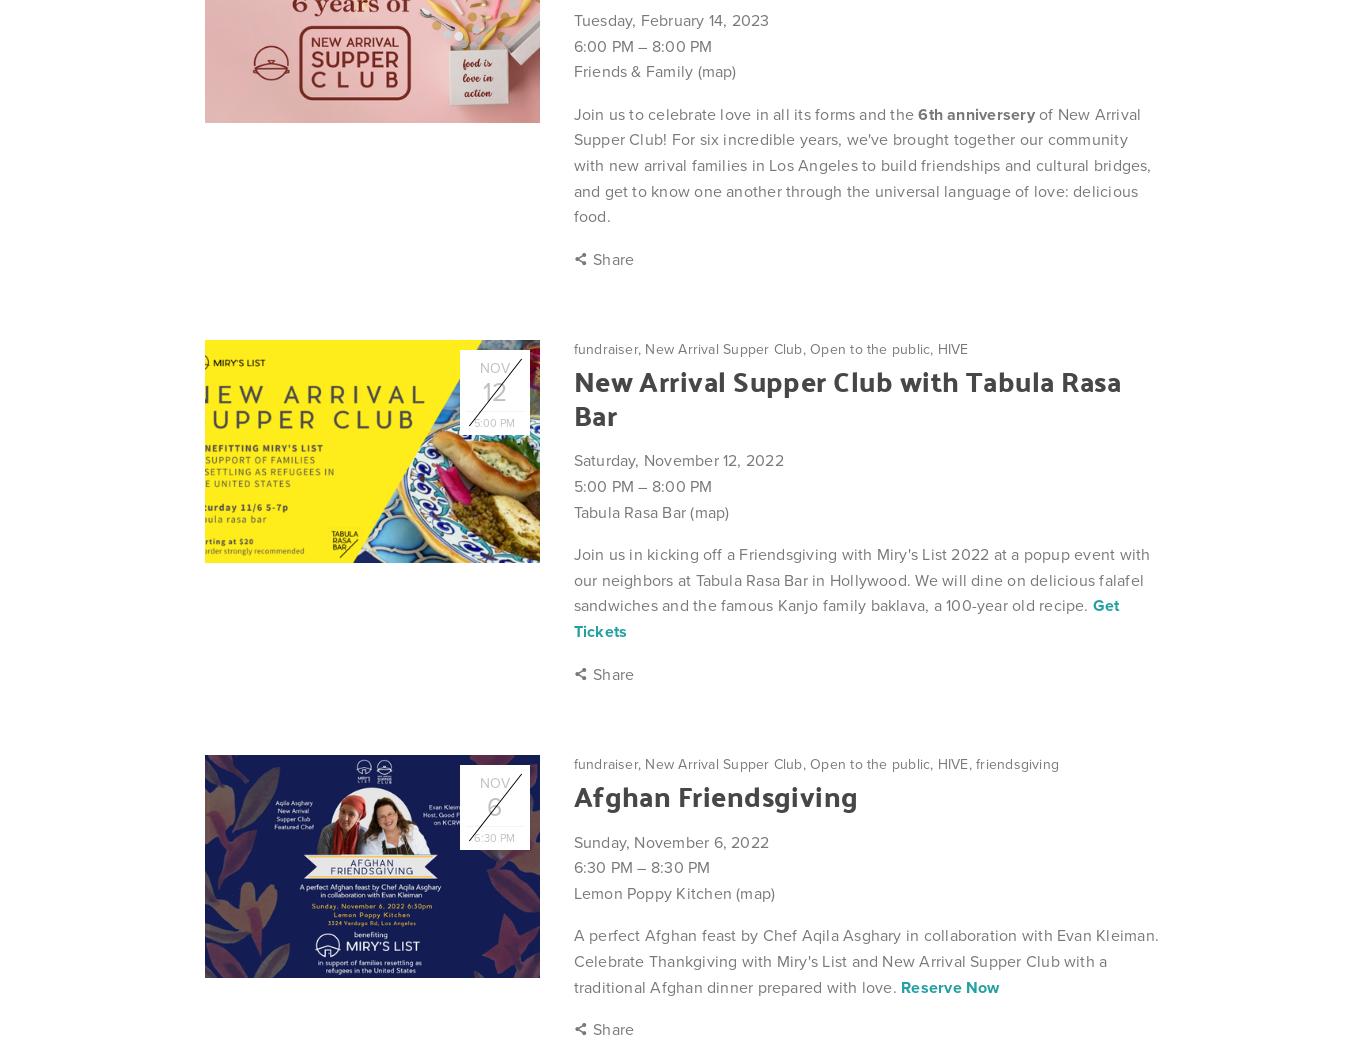  I want to click on '5:00 PM', so click(602, 486).